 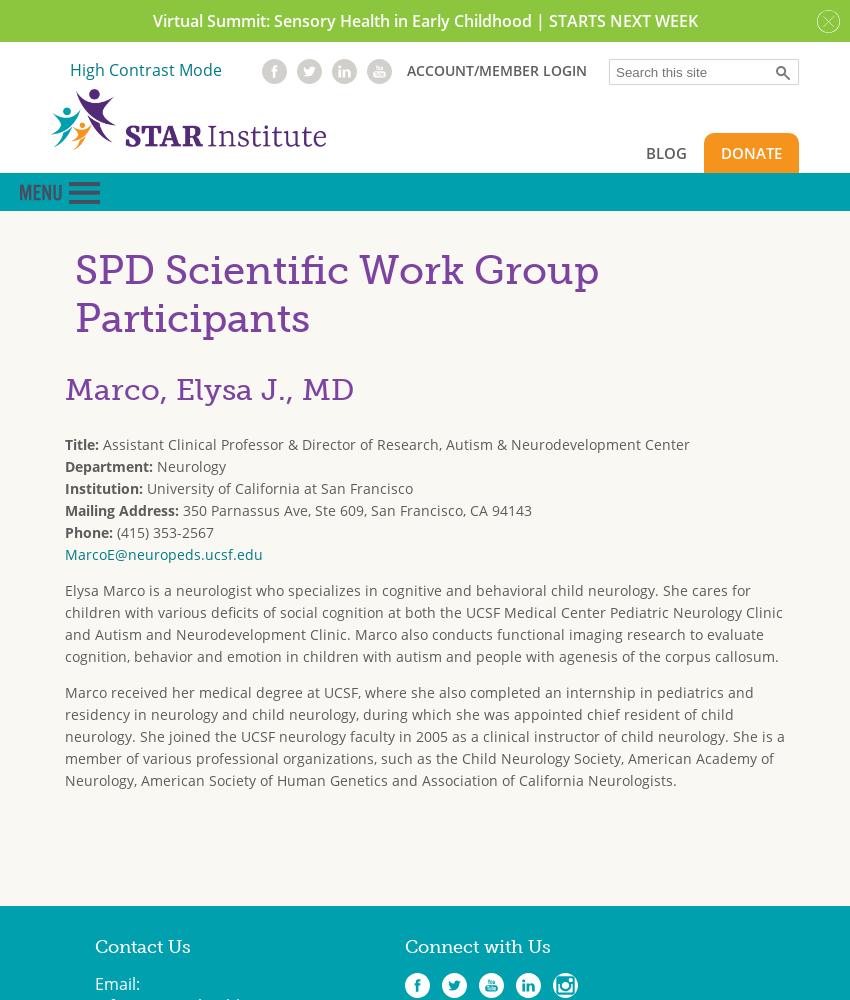 What do you see at coordinates (65, 442) in the screenshot?
I see `'Title:'` at bounding box center [65, 442].